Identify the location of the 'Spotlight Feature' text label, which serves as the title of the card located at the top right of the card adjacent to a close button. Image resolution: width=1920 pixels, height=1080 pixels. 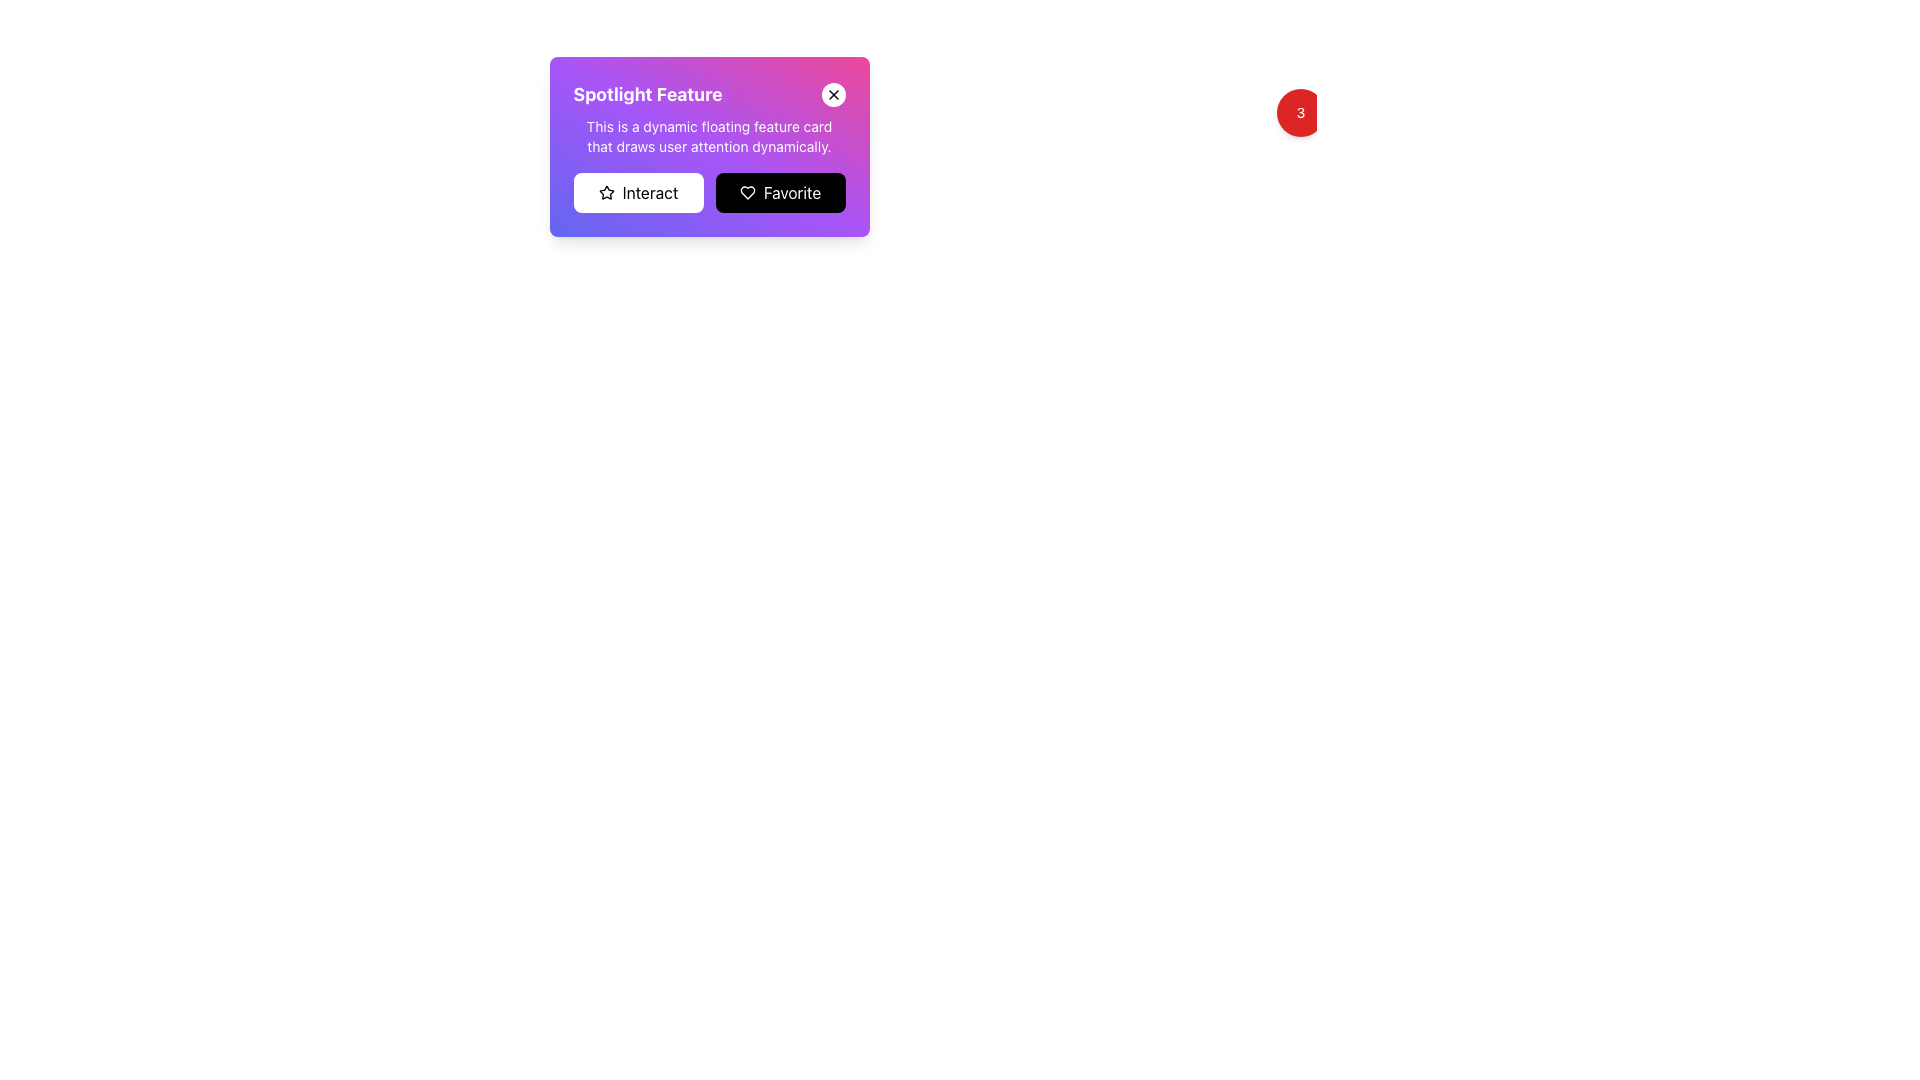
(709, 95).